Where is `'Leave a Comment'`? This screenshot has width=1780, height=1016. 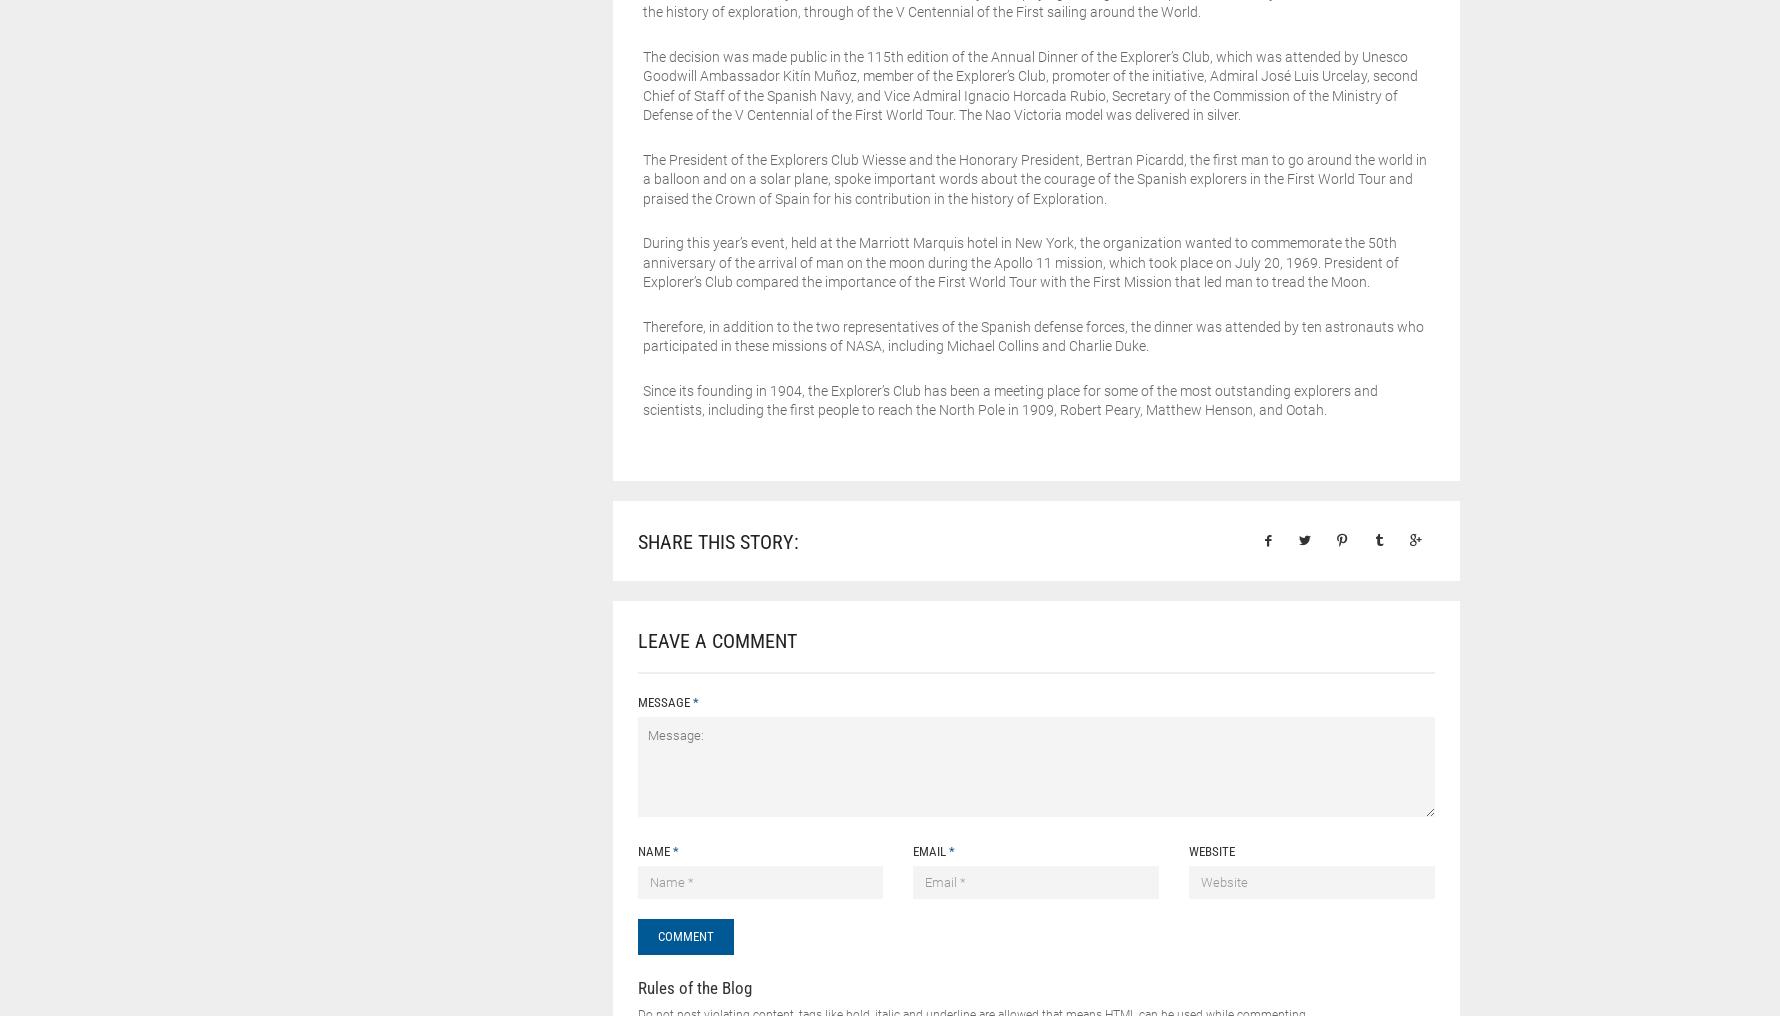
'Leave a Comment' is located at coordinates (715, 638).